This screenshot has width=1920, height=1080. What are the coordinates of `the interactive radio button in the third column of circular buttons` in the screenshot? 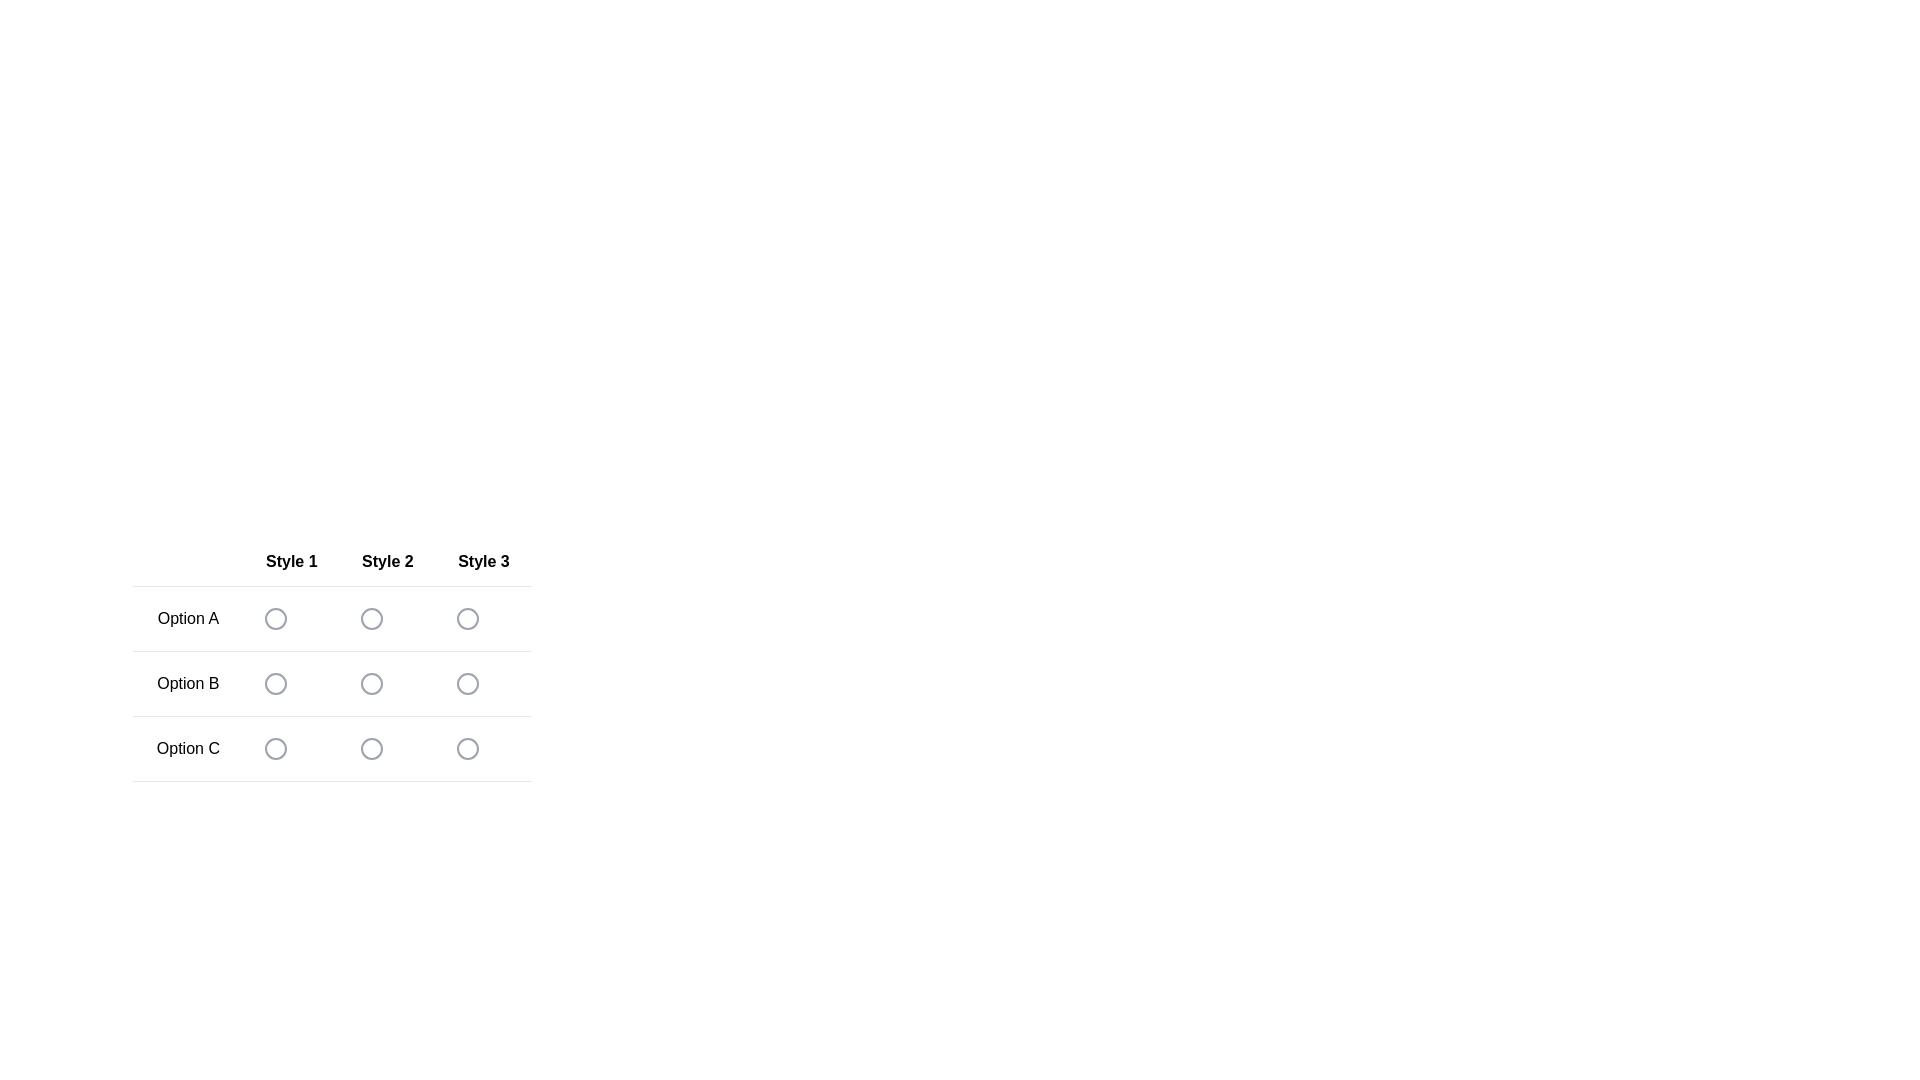 It's located at (466, 682).